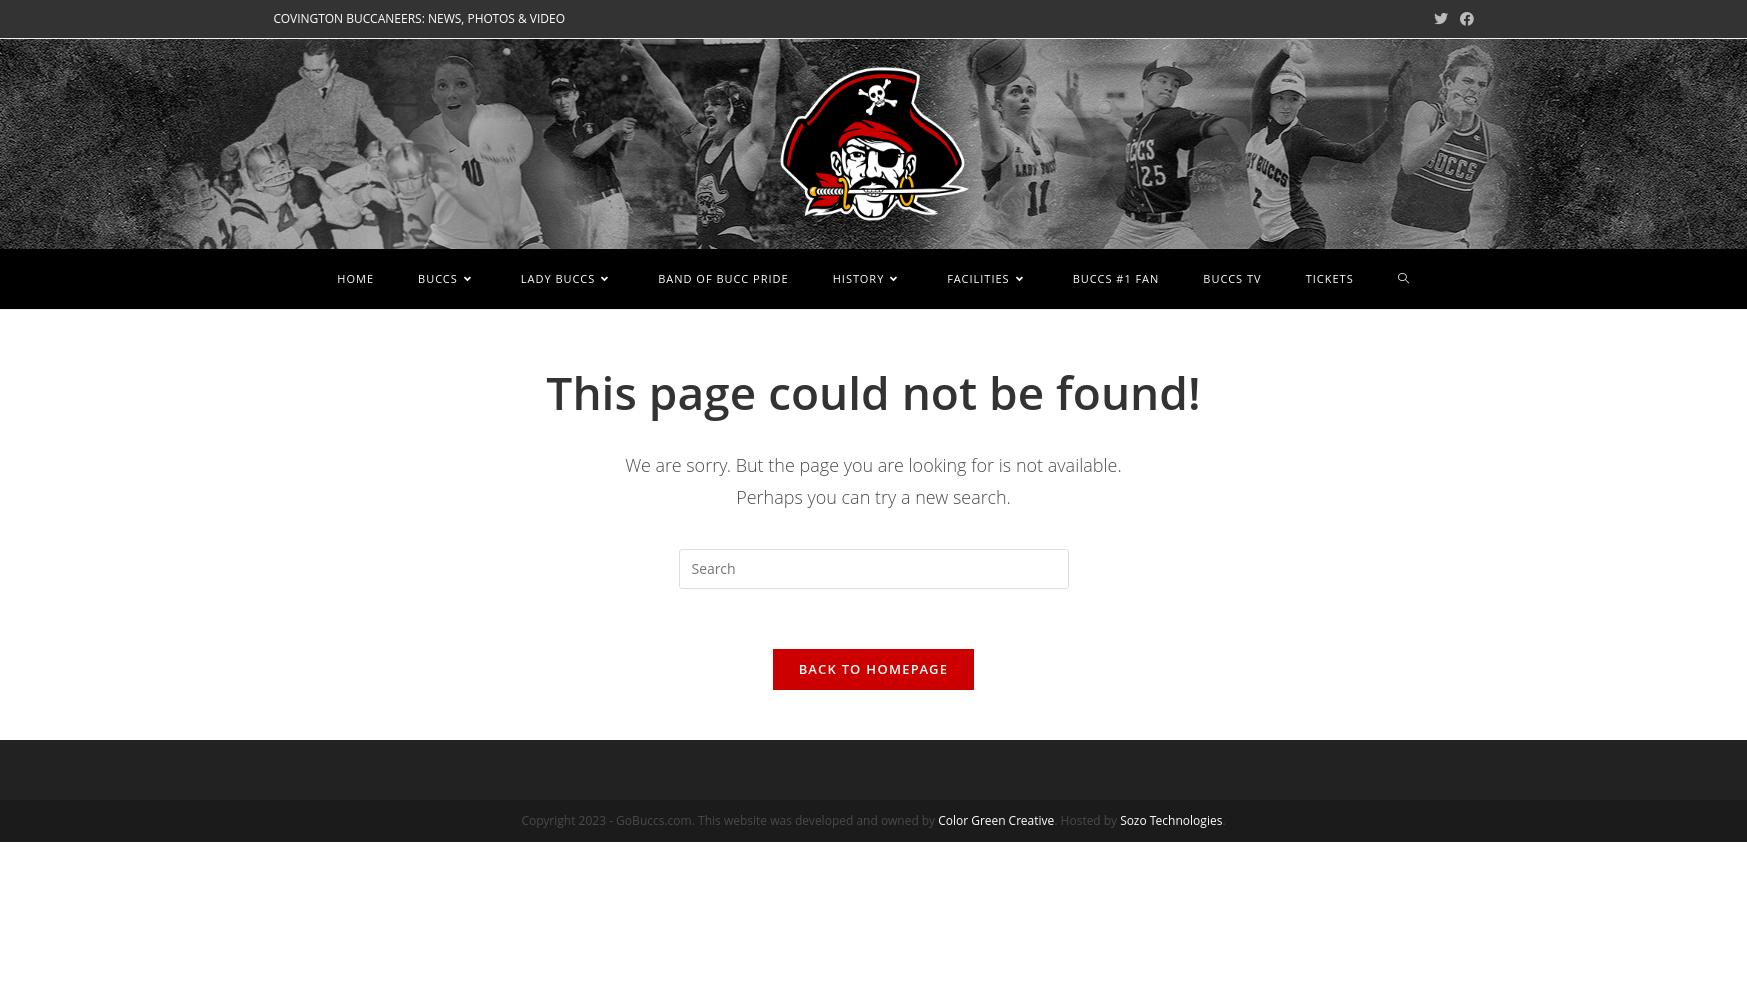 Image resolution: width=1747 pixels, height=1000 pixels. What do you see at coordinates (723, 277) in the screenshot?
I see `'BAND OF BUCC PRIDE'` at bounding box center [723, 277].